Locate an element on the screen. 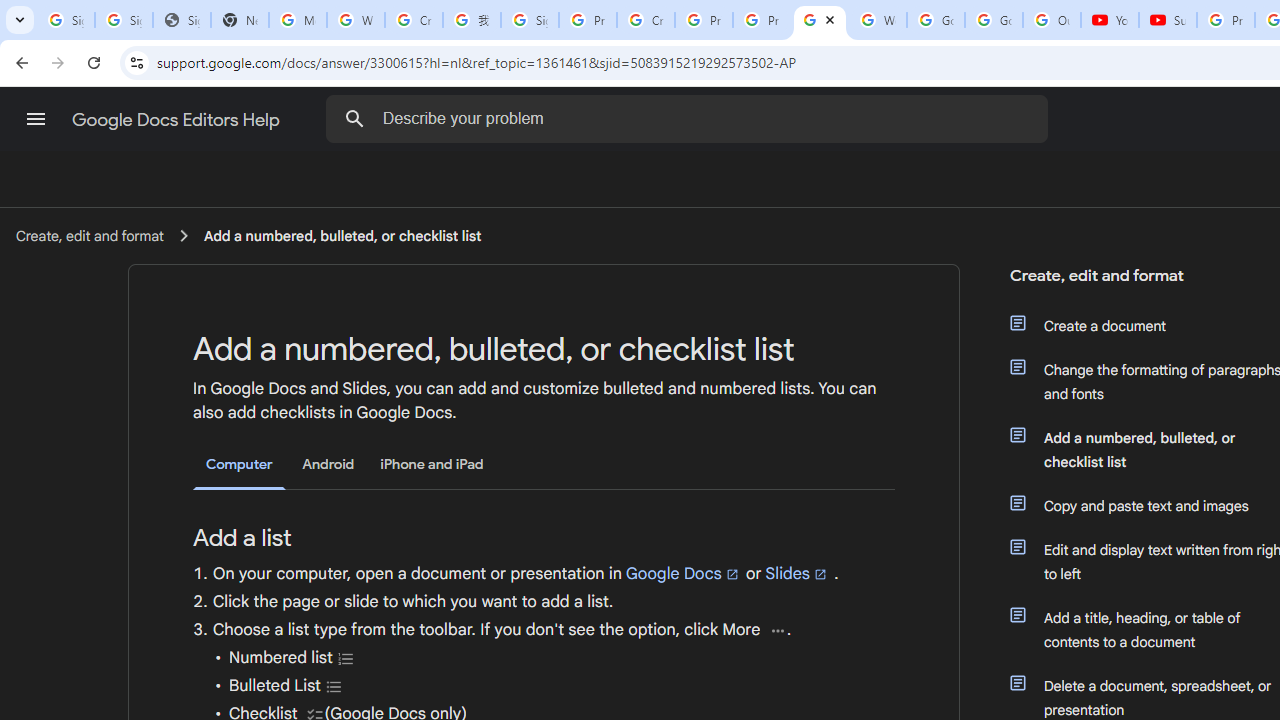  'Google Docs' is located at coordinates (683, 573).